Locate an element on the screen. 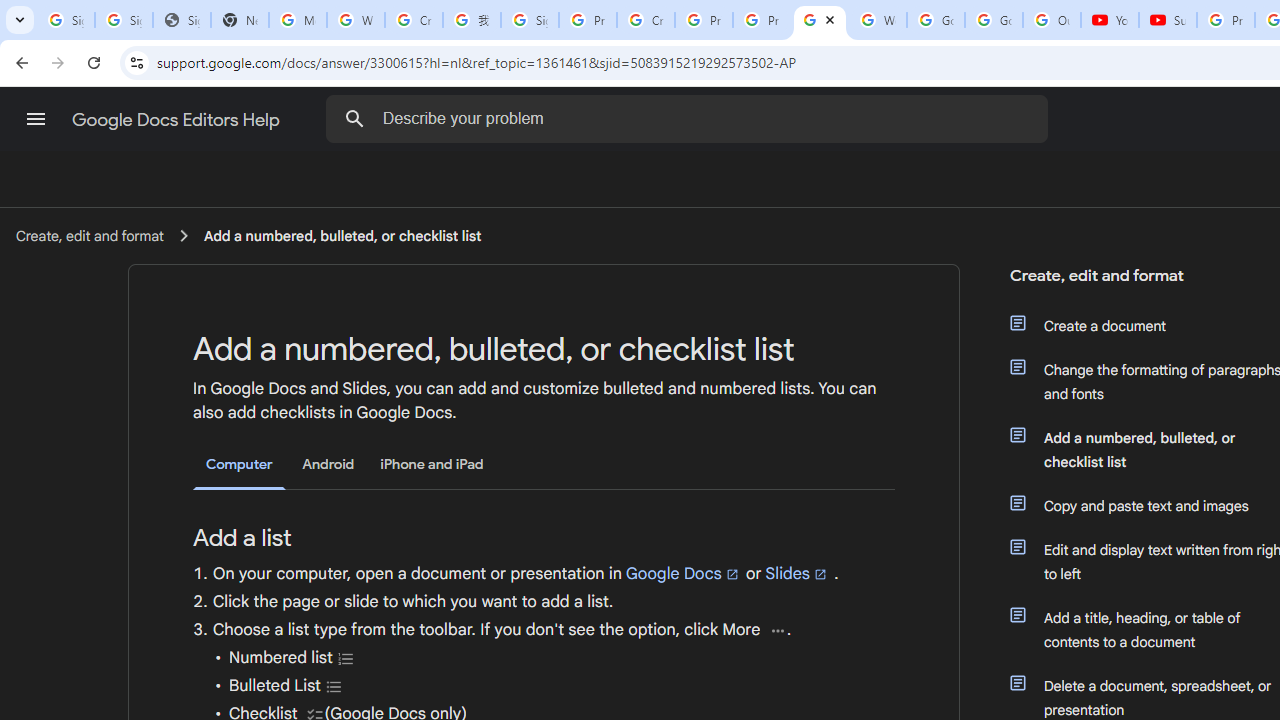  'Google Docs' is located at coordinates (683, 573).